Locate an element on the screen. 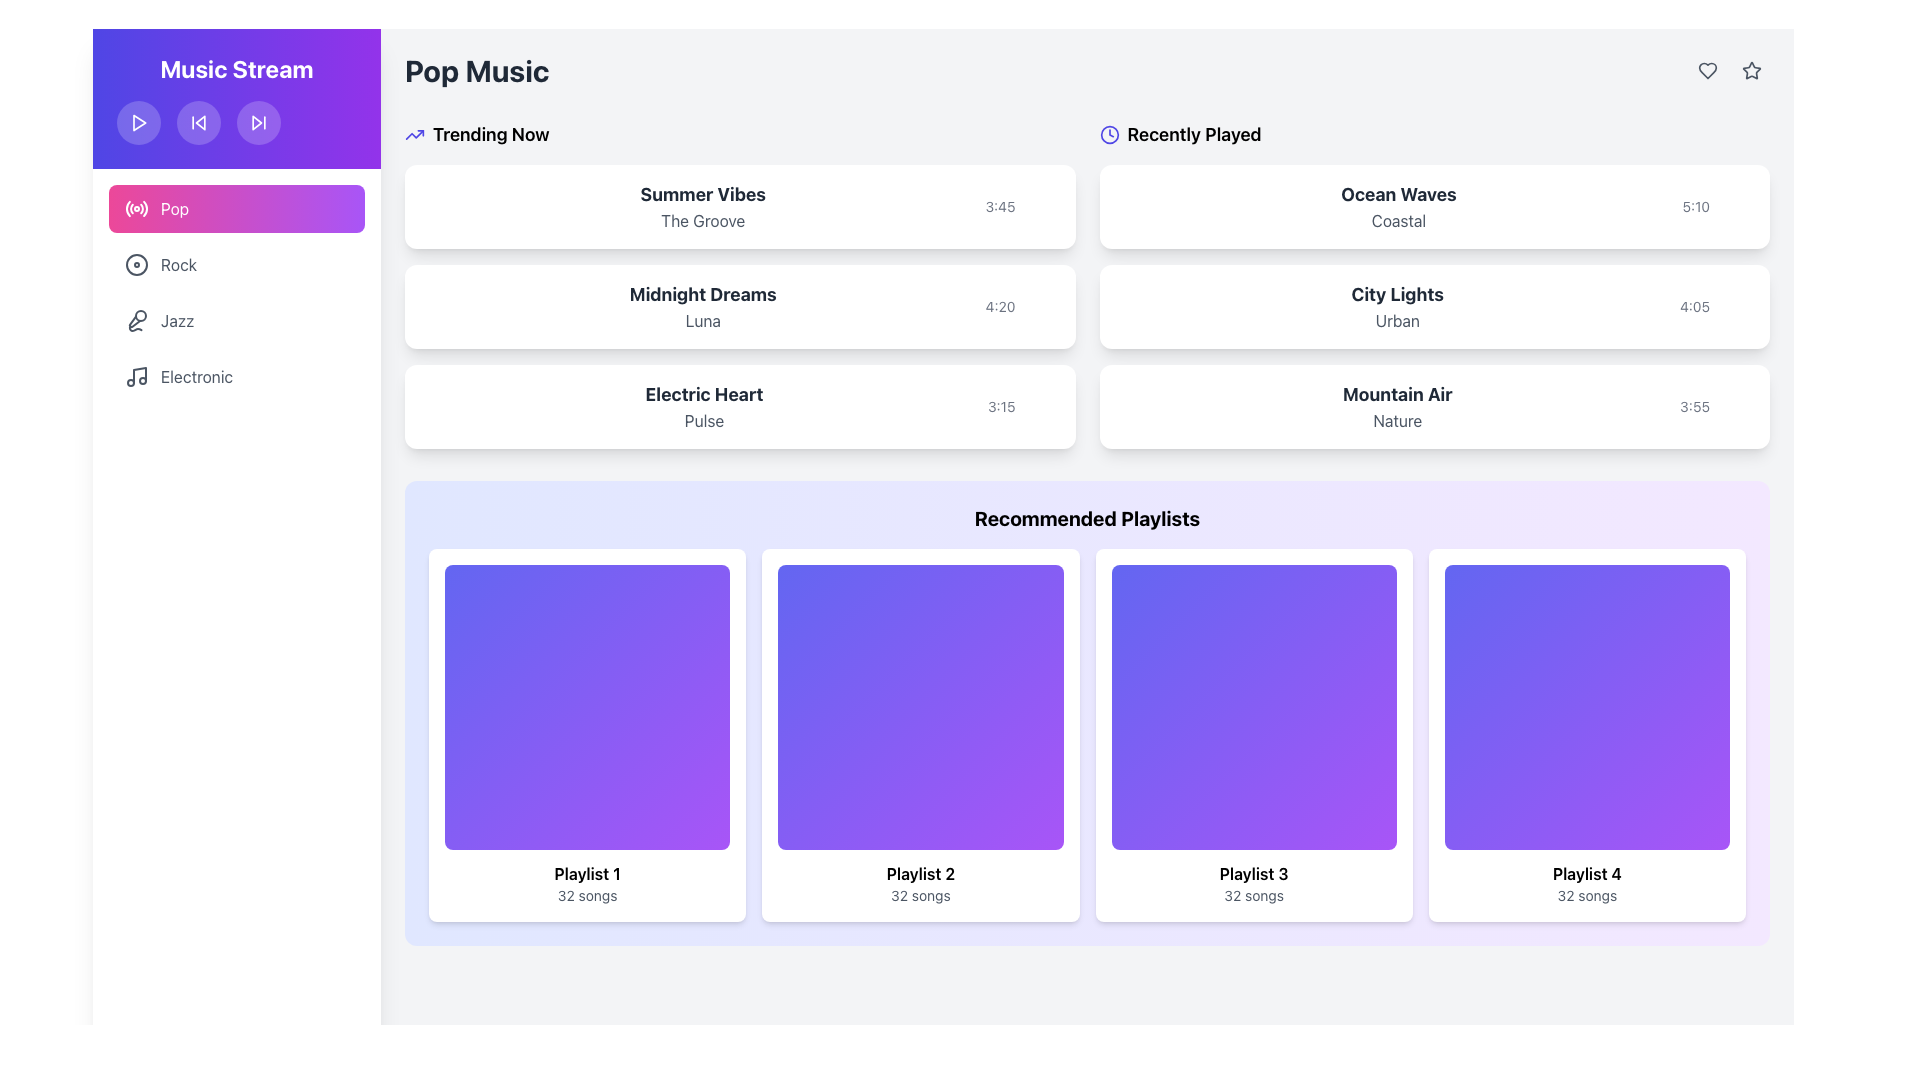 Image resolution: width=1920 pixels, height=1080 pixels. properties of the Circular SVG element that is part of the clock icon located at the top-right section, next to the 'Recently Played' header is located at coordinates (1108, 135).